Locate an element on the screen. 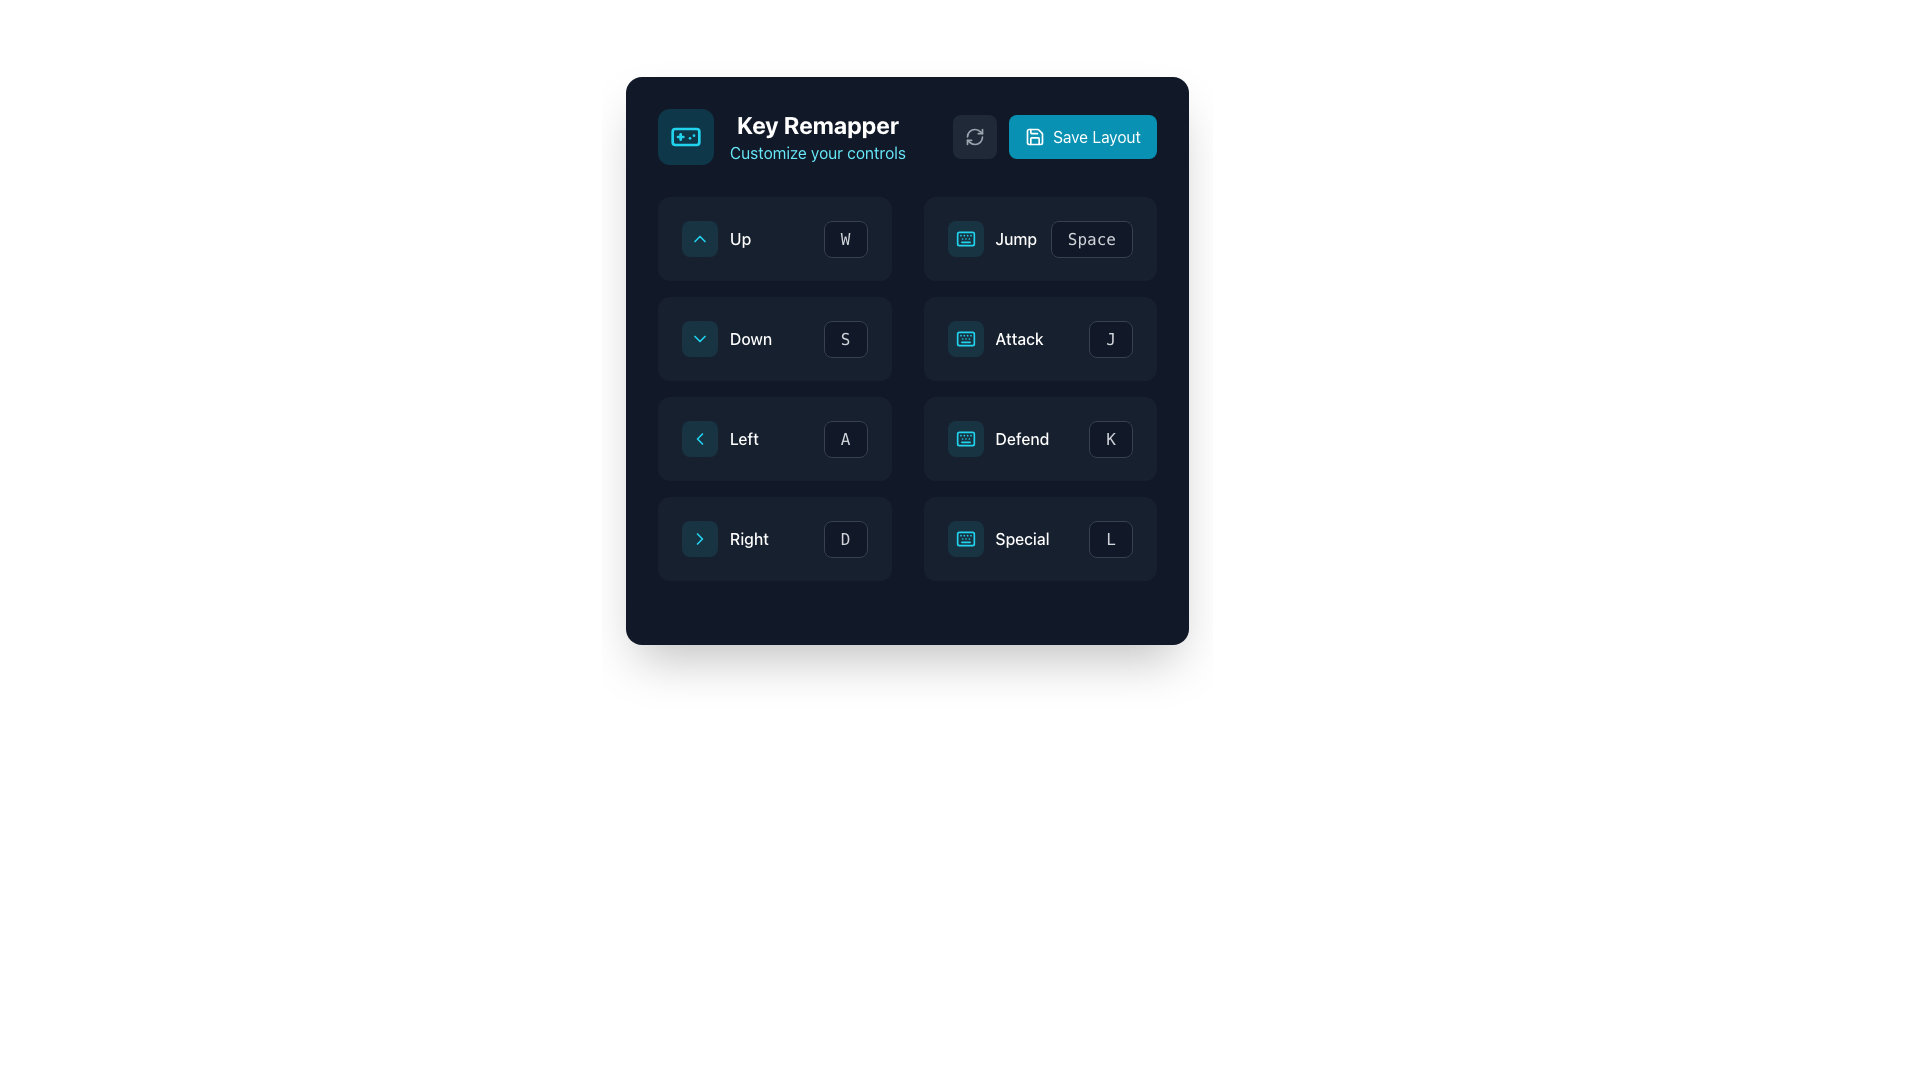  the 'S' key button in the key remapping interface is located at coordinates (845, 338).